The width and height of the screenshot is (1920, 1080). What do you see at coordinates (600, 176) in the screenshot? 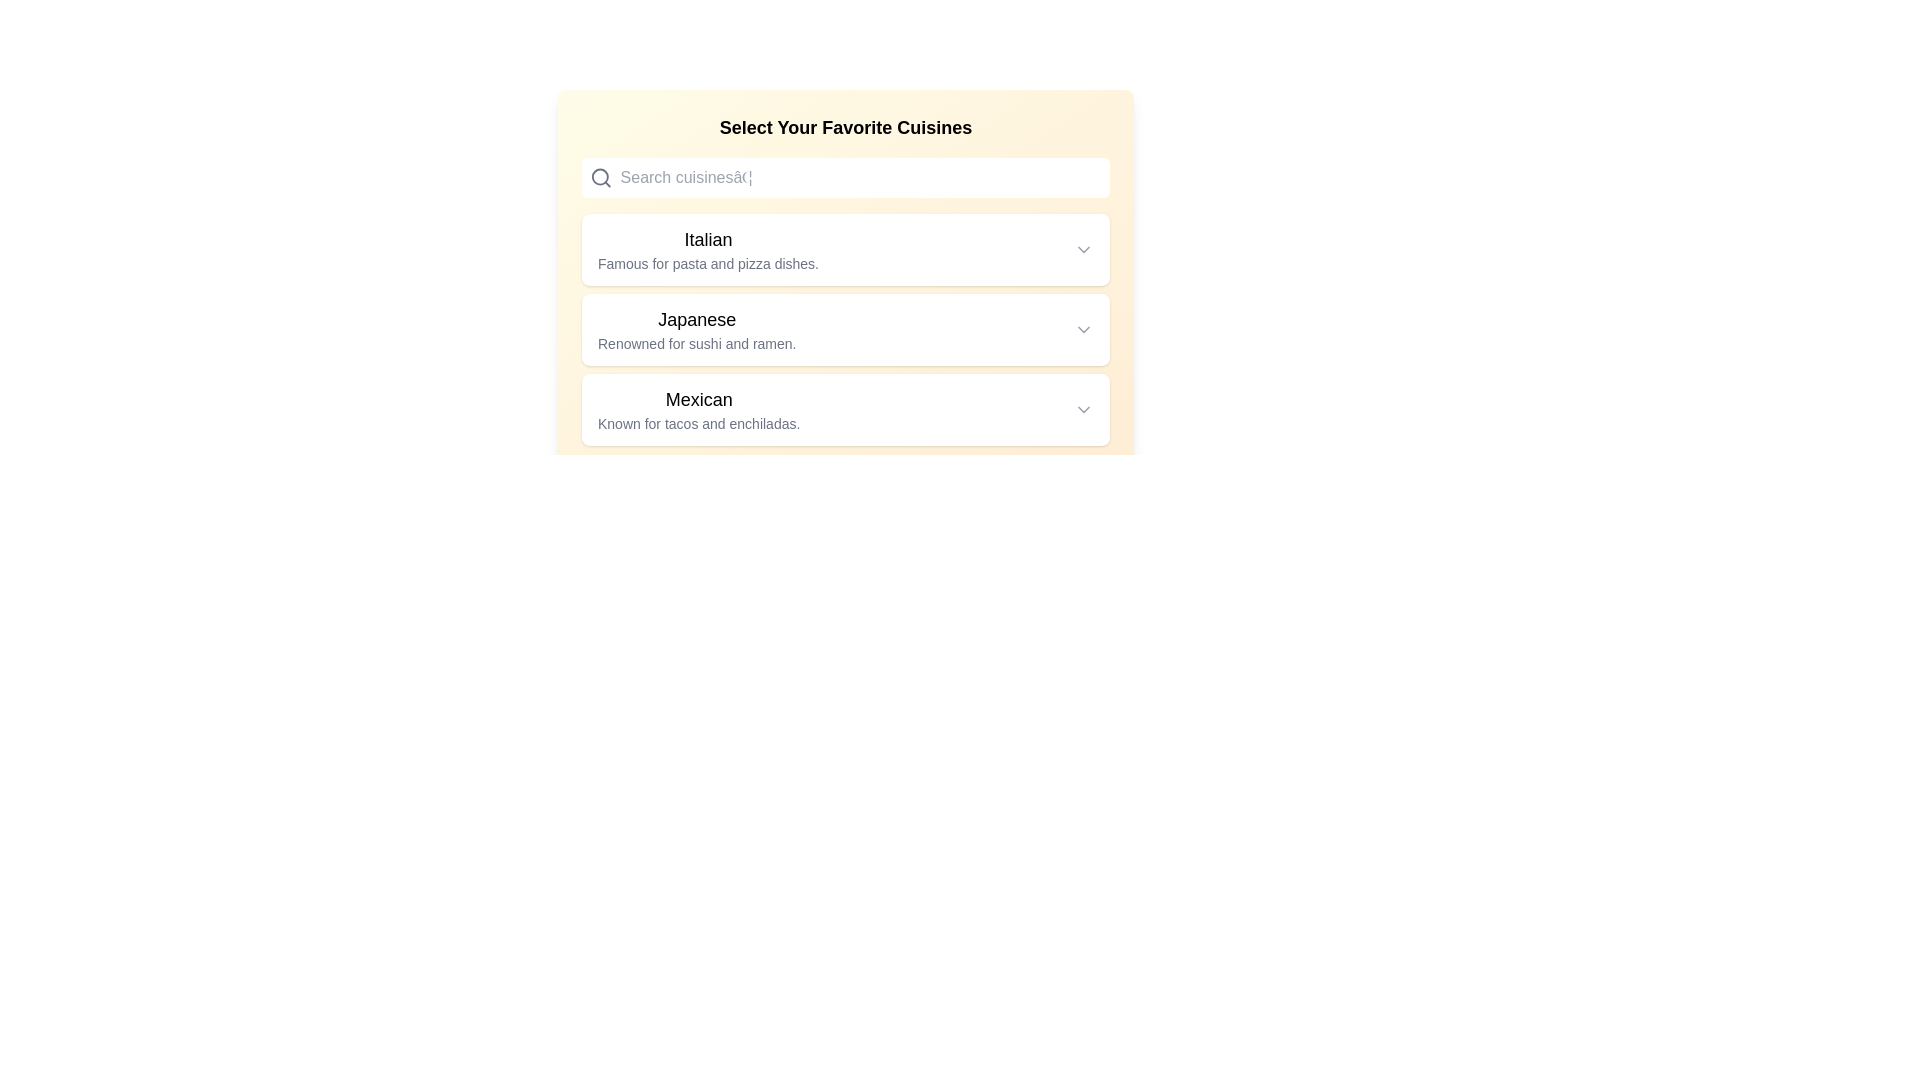
I see `the search functionality icon located in the white search bar to the left of the 'Search cuisines…' input field` at bounding box center [600, 176].